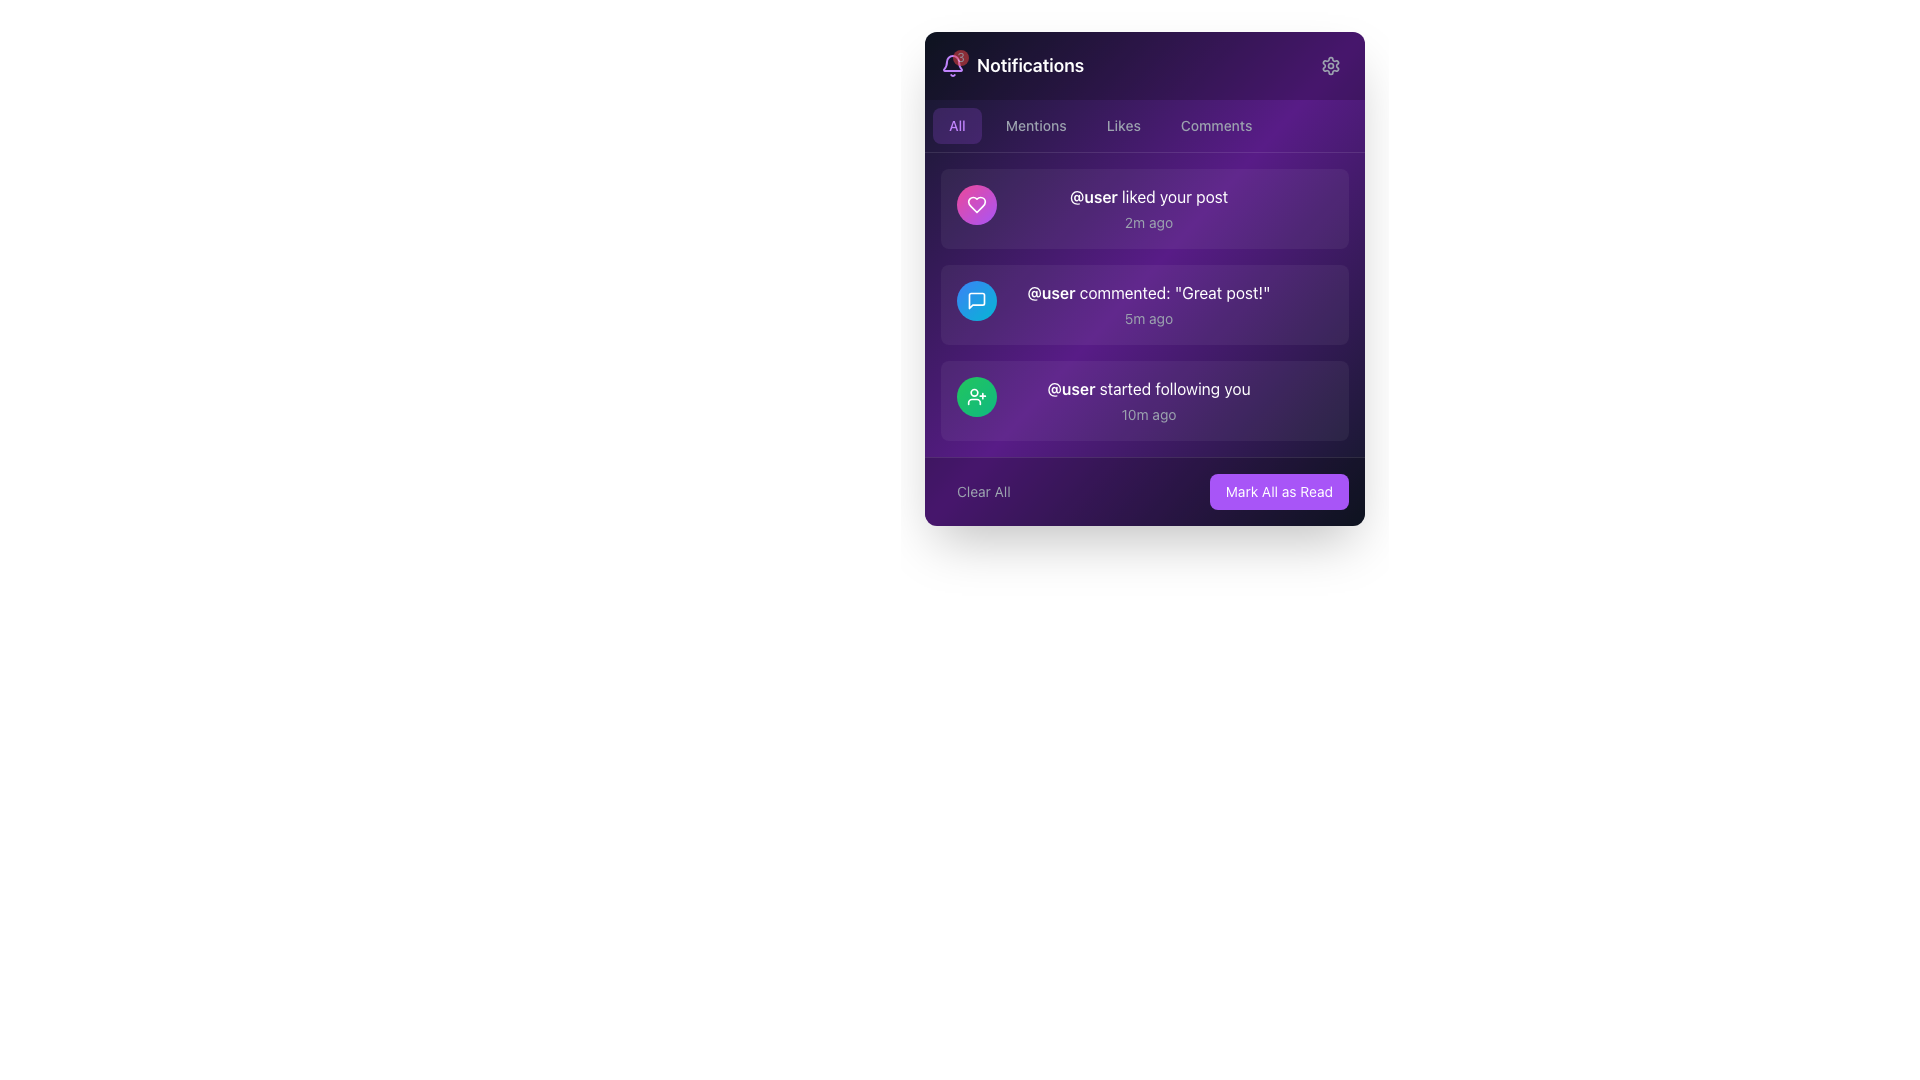 Image resolution: width=1920 pixels, height=1080 pixels. Describe the element at coordinates (1316, 297) in the screenshot. I see `the dismiss button located on the right side of the notification entry that corresponds to '@user commented: 'Great post!'.' This button is positioned close to the top-right corner of the notification entry for dismissing the notification` at that location.